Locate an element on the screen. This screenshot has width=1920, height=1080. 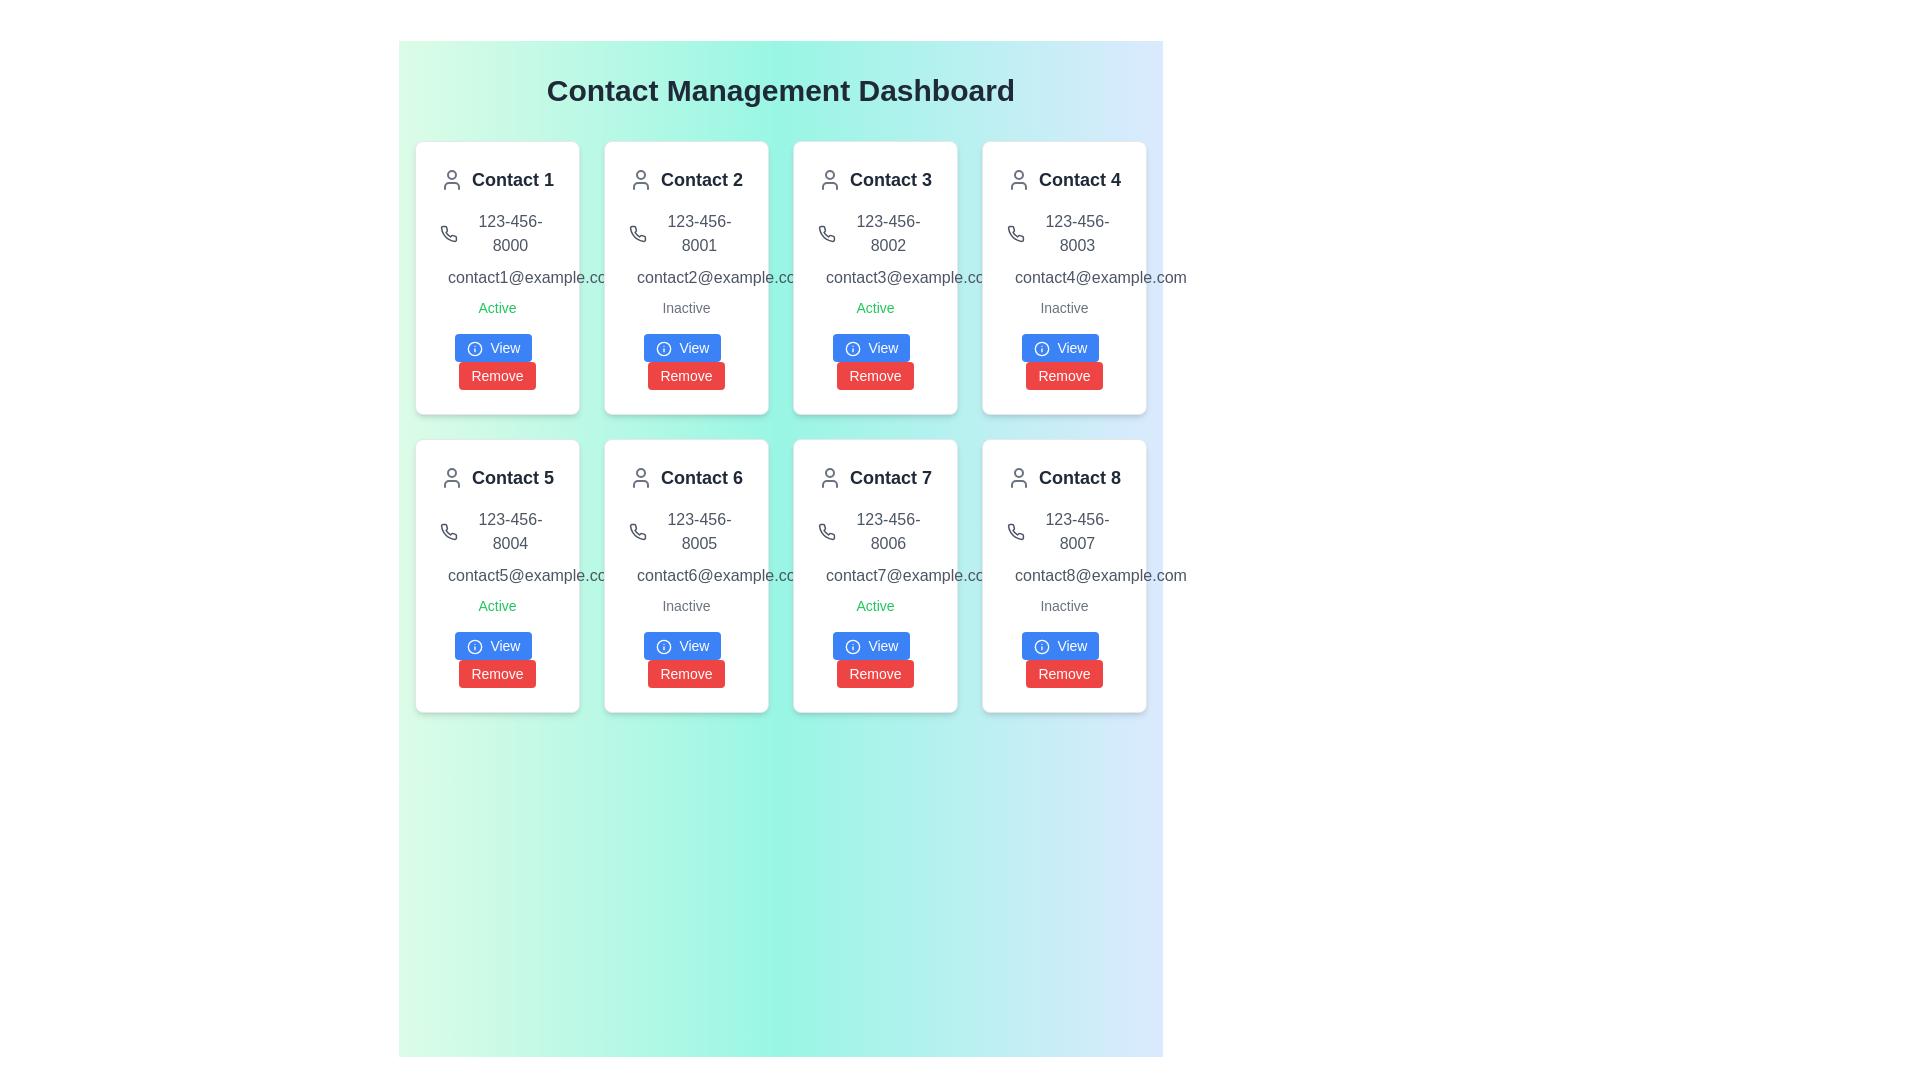
the 'Remove' button located at the bottom of the card for 'Contact 1' is located at coordinates (497, 362).